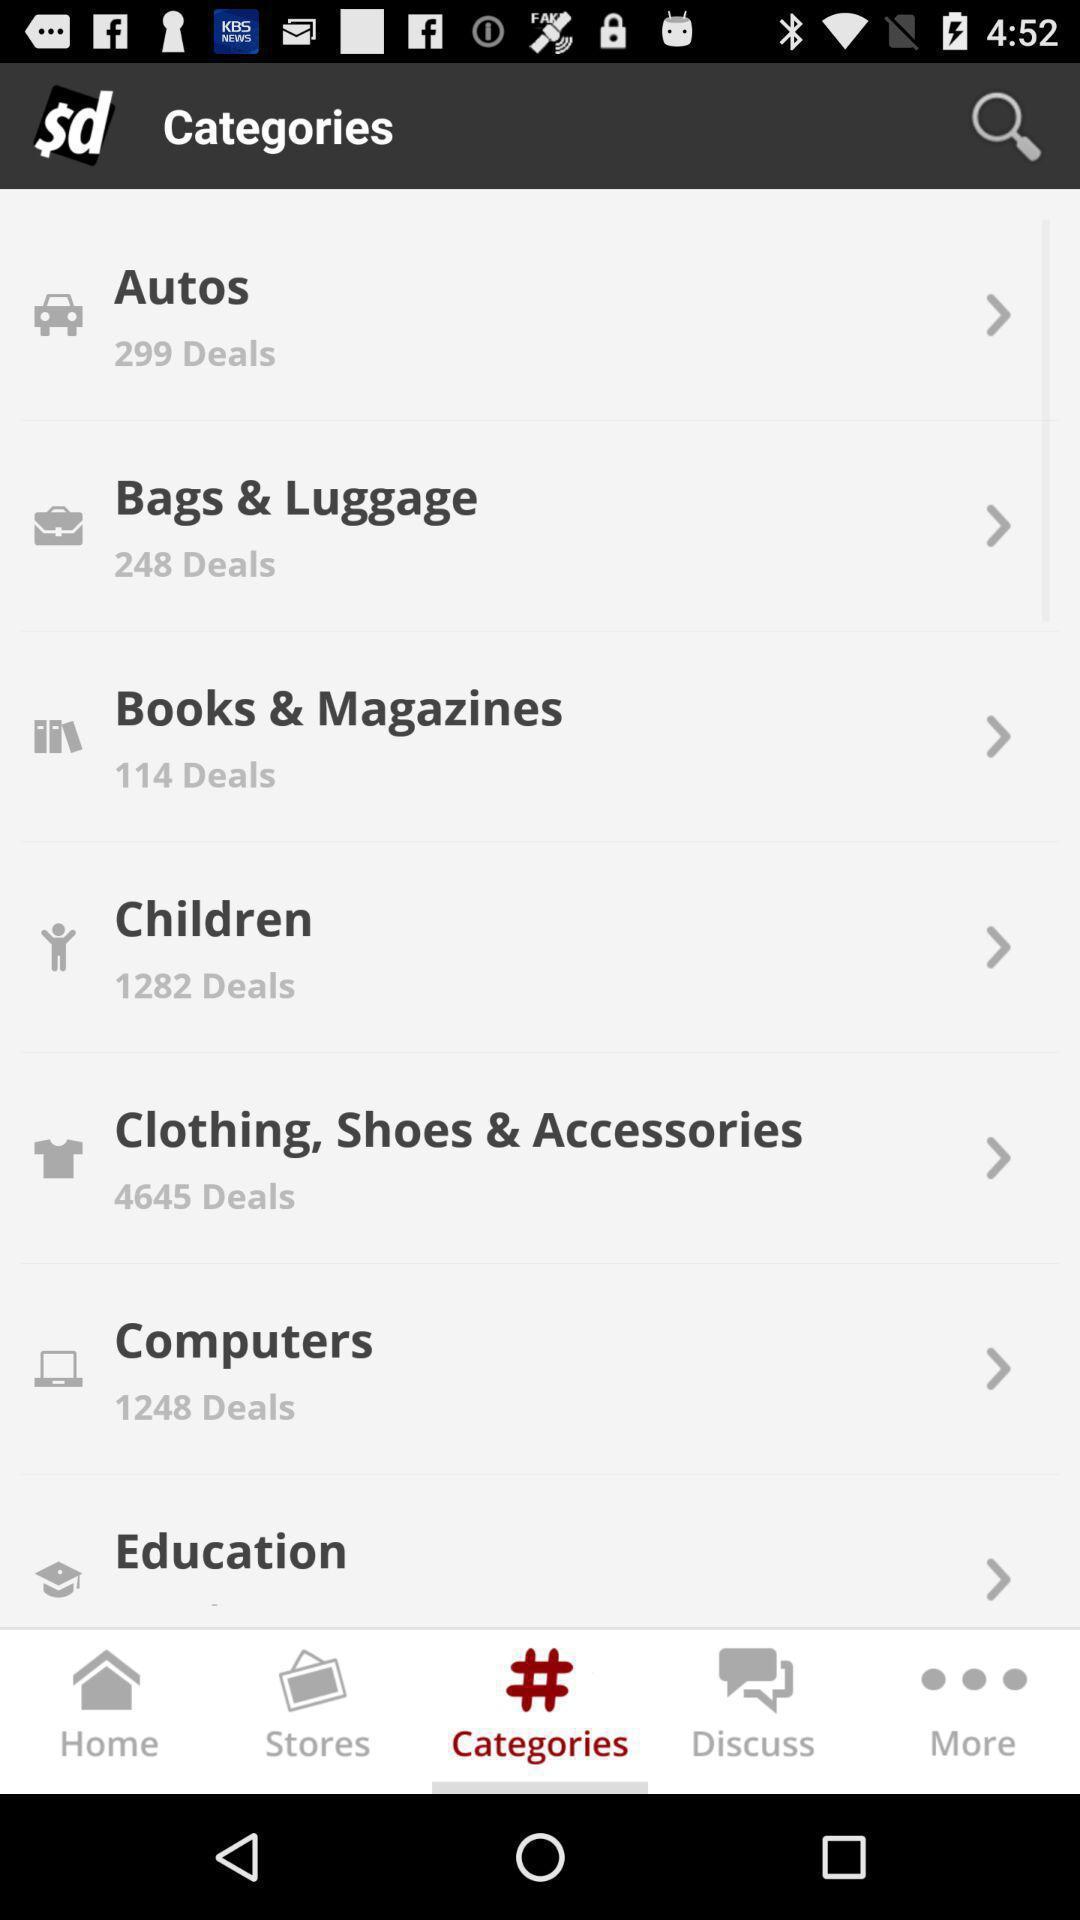 This screenshot has width=1080, height=1920. Describe the element at coordinates (540, 1715) in the screenshot. I see `to choose categories option` at that location.